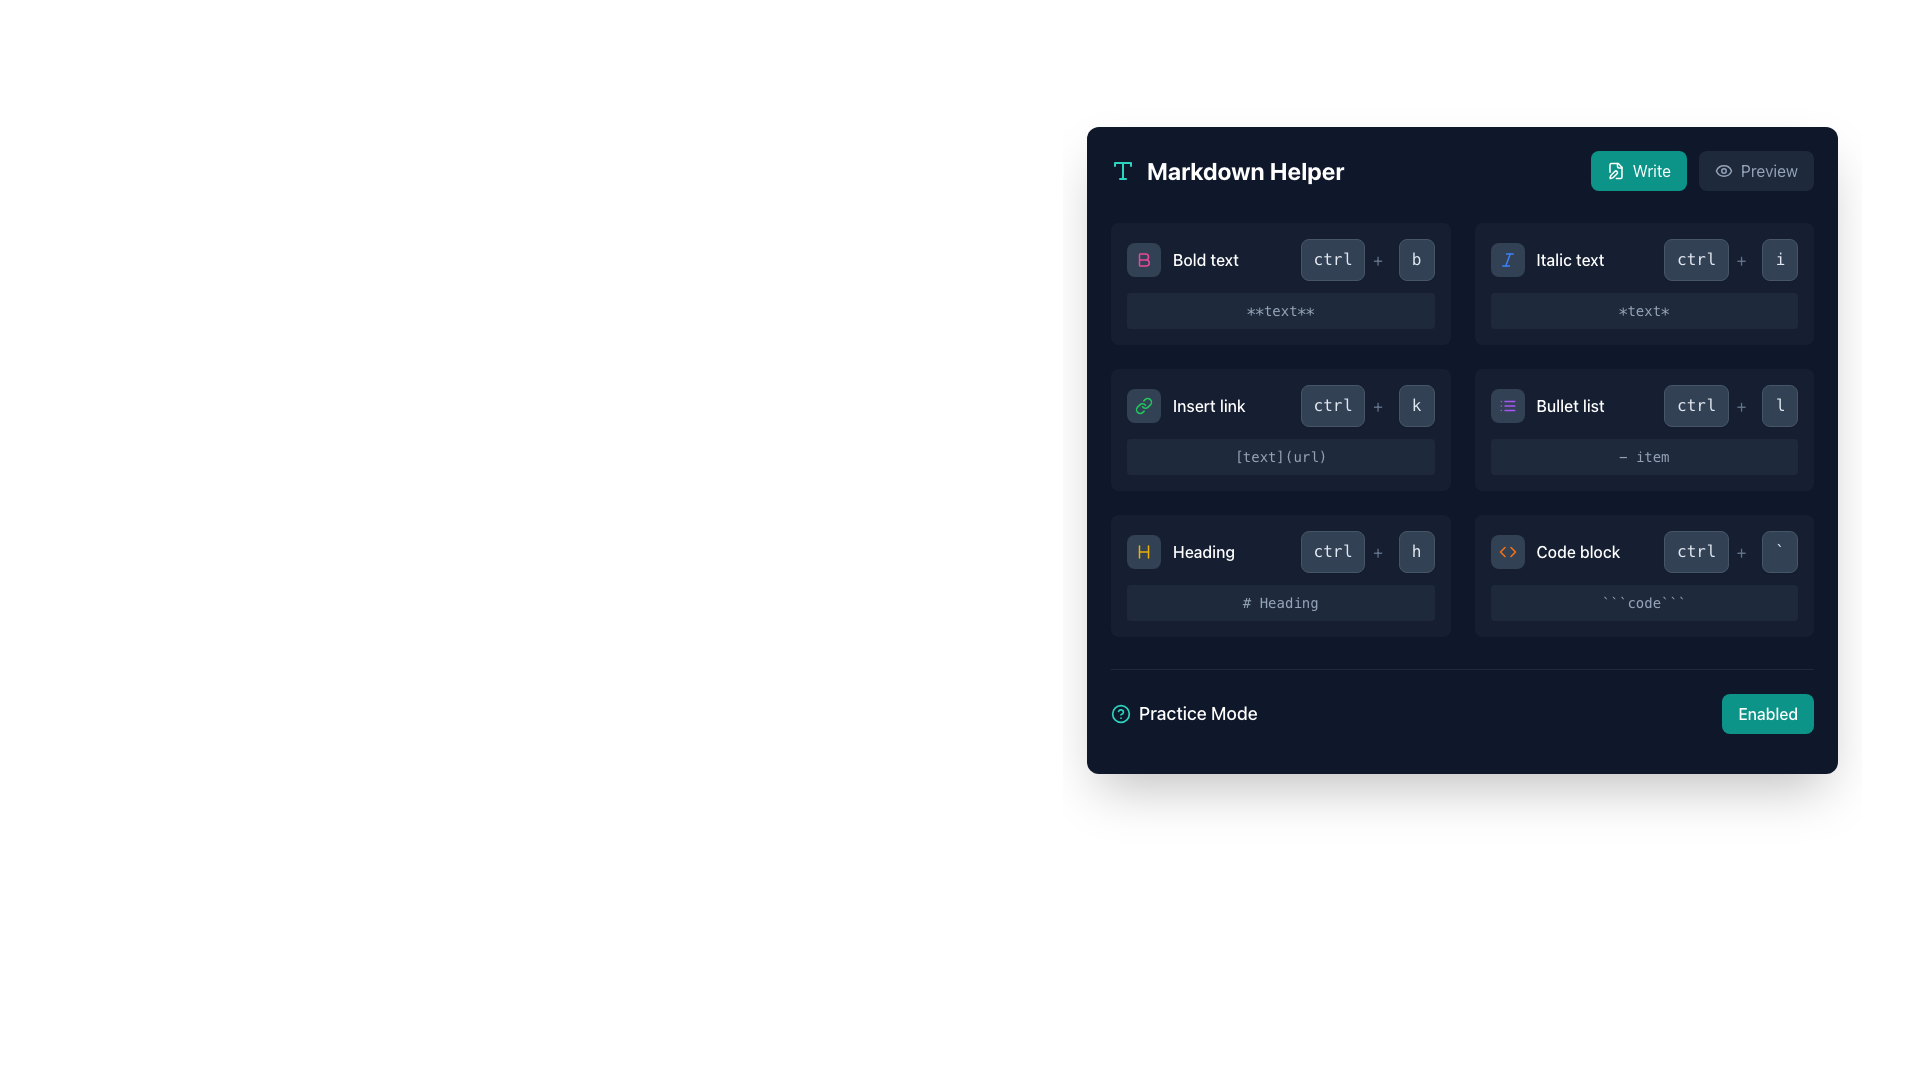  Describe the element at coordinates (1280, 575) in the screenshot. I see `displayed content of the Information Card located in the bottom-left segment of the 'Markdown Helper' panel, which provides guidance on markdown syntax for headings and the keyboard shortcut 'ctrl + h'` at that location.